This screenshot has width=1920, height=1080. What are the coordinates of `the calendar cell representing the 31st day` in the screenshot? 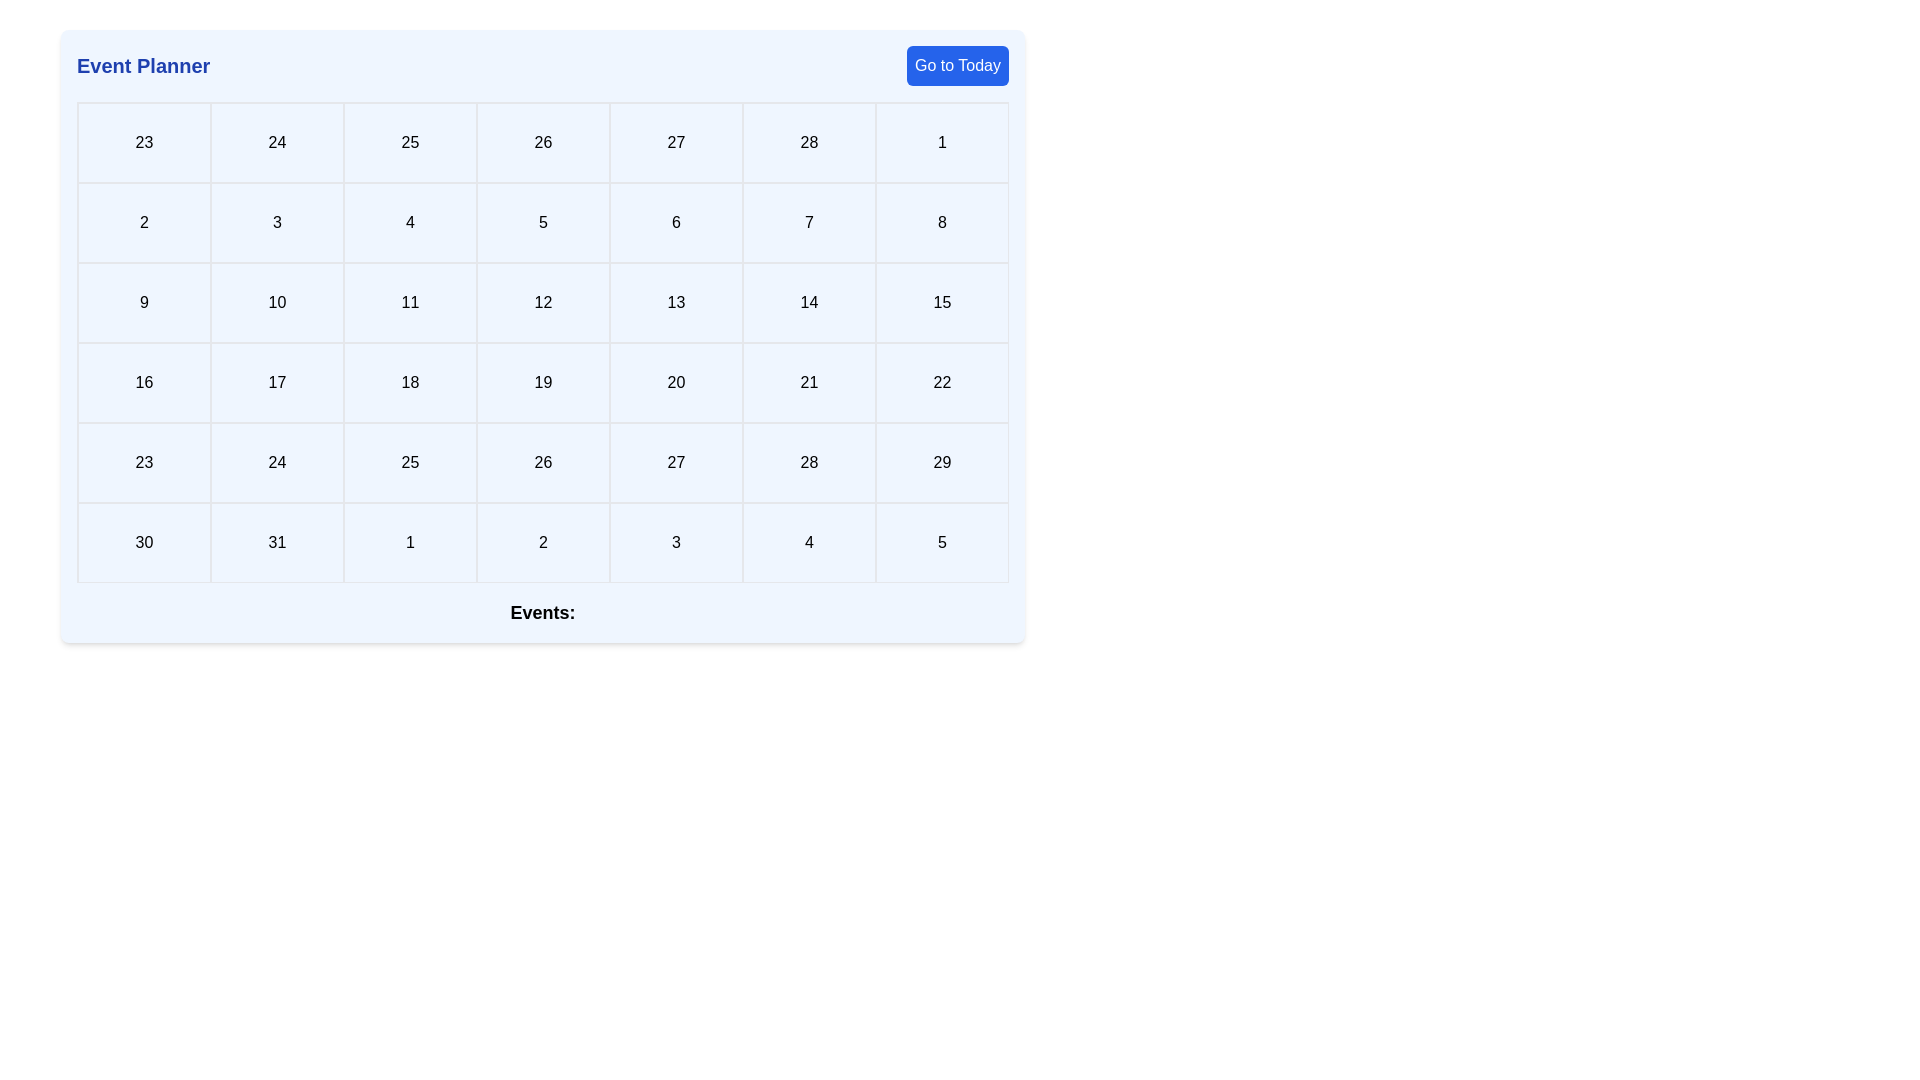 It's located at (276, 543).